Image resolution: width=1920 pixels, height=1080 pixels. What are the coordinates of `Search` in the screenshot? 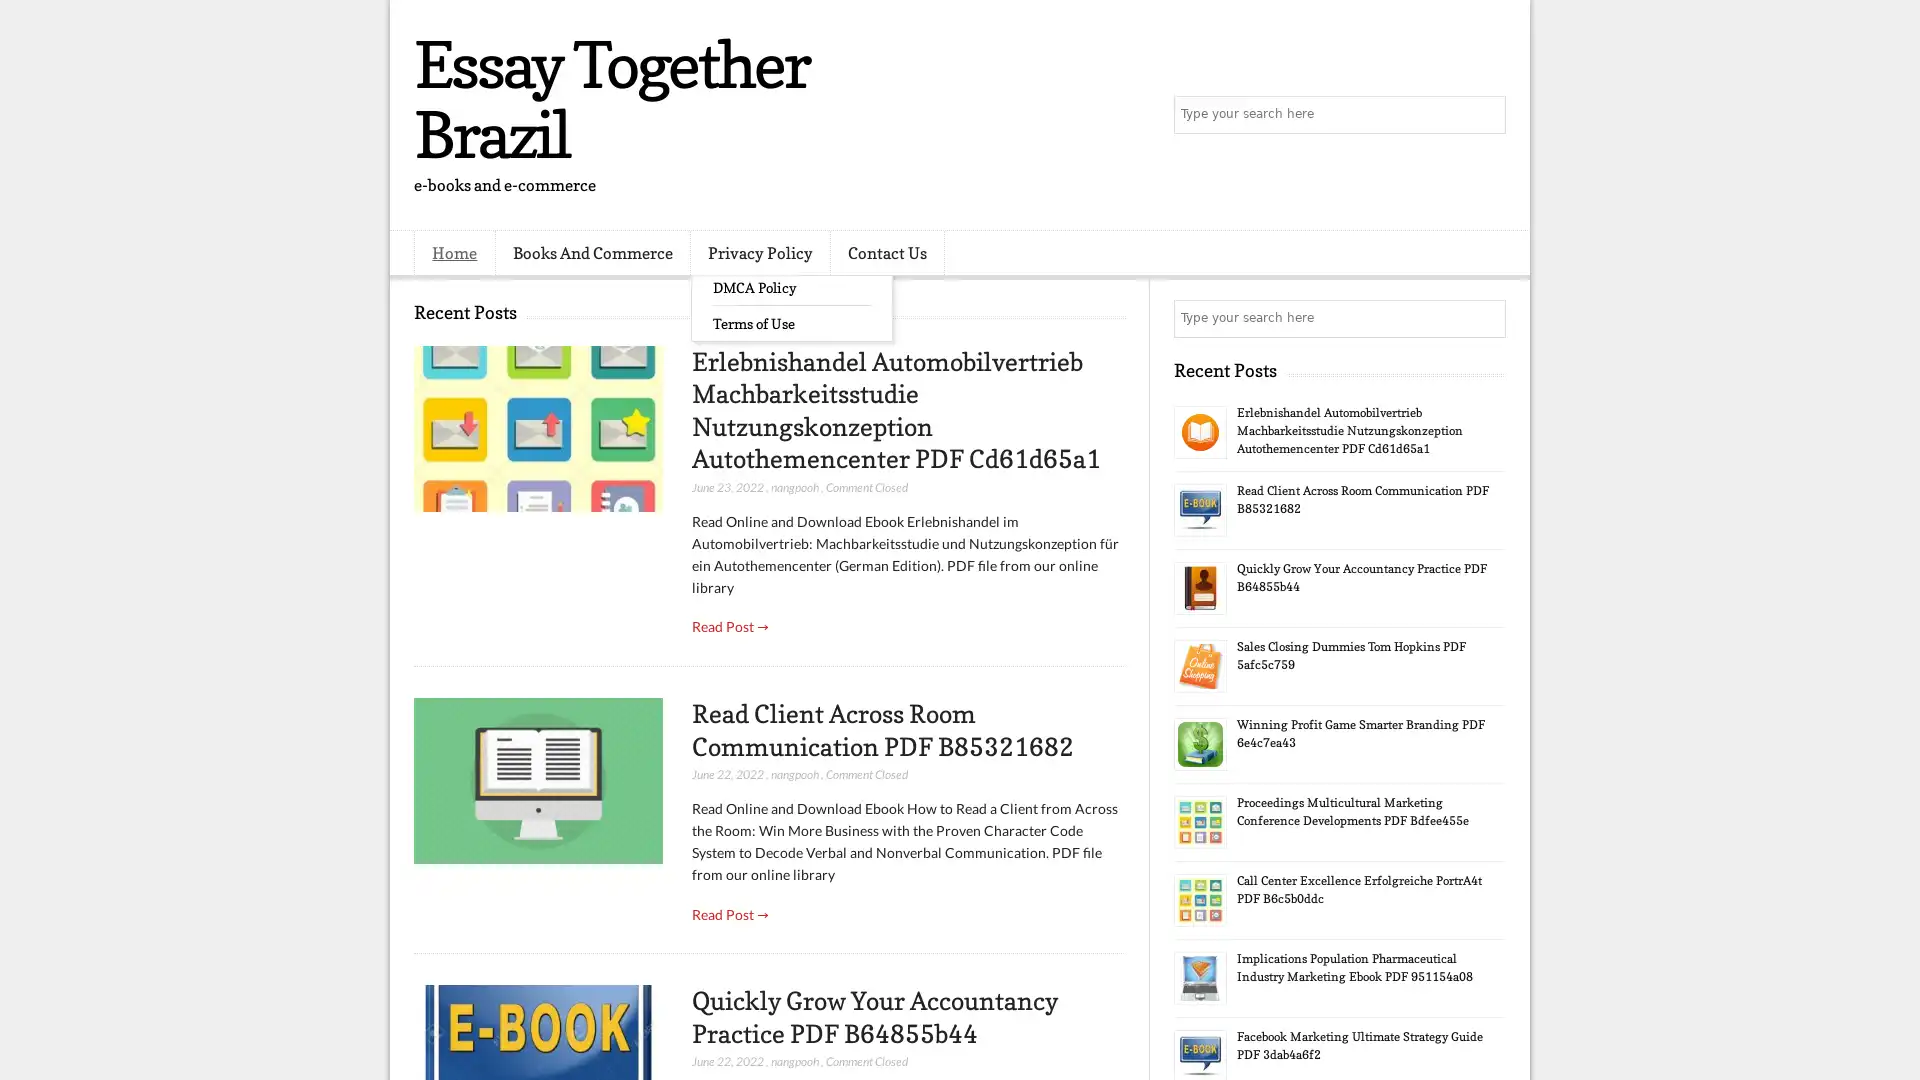 It's located at (1485, 115).